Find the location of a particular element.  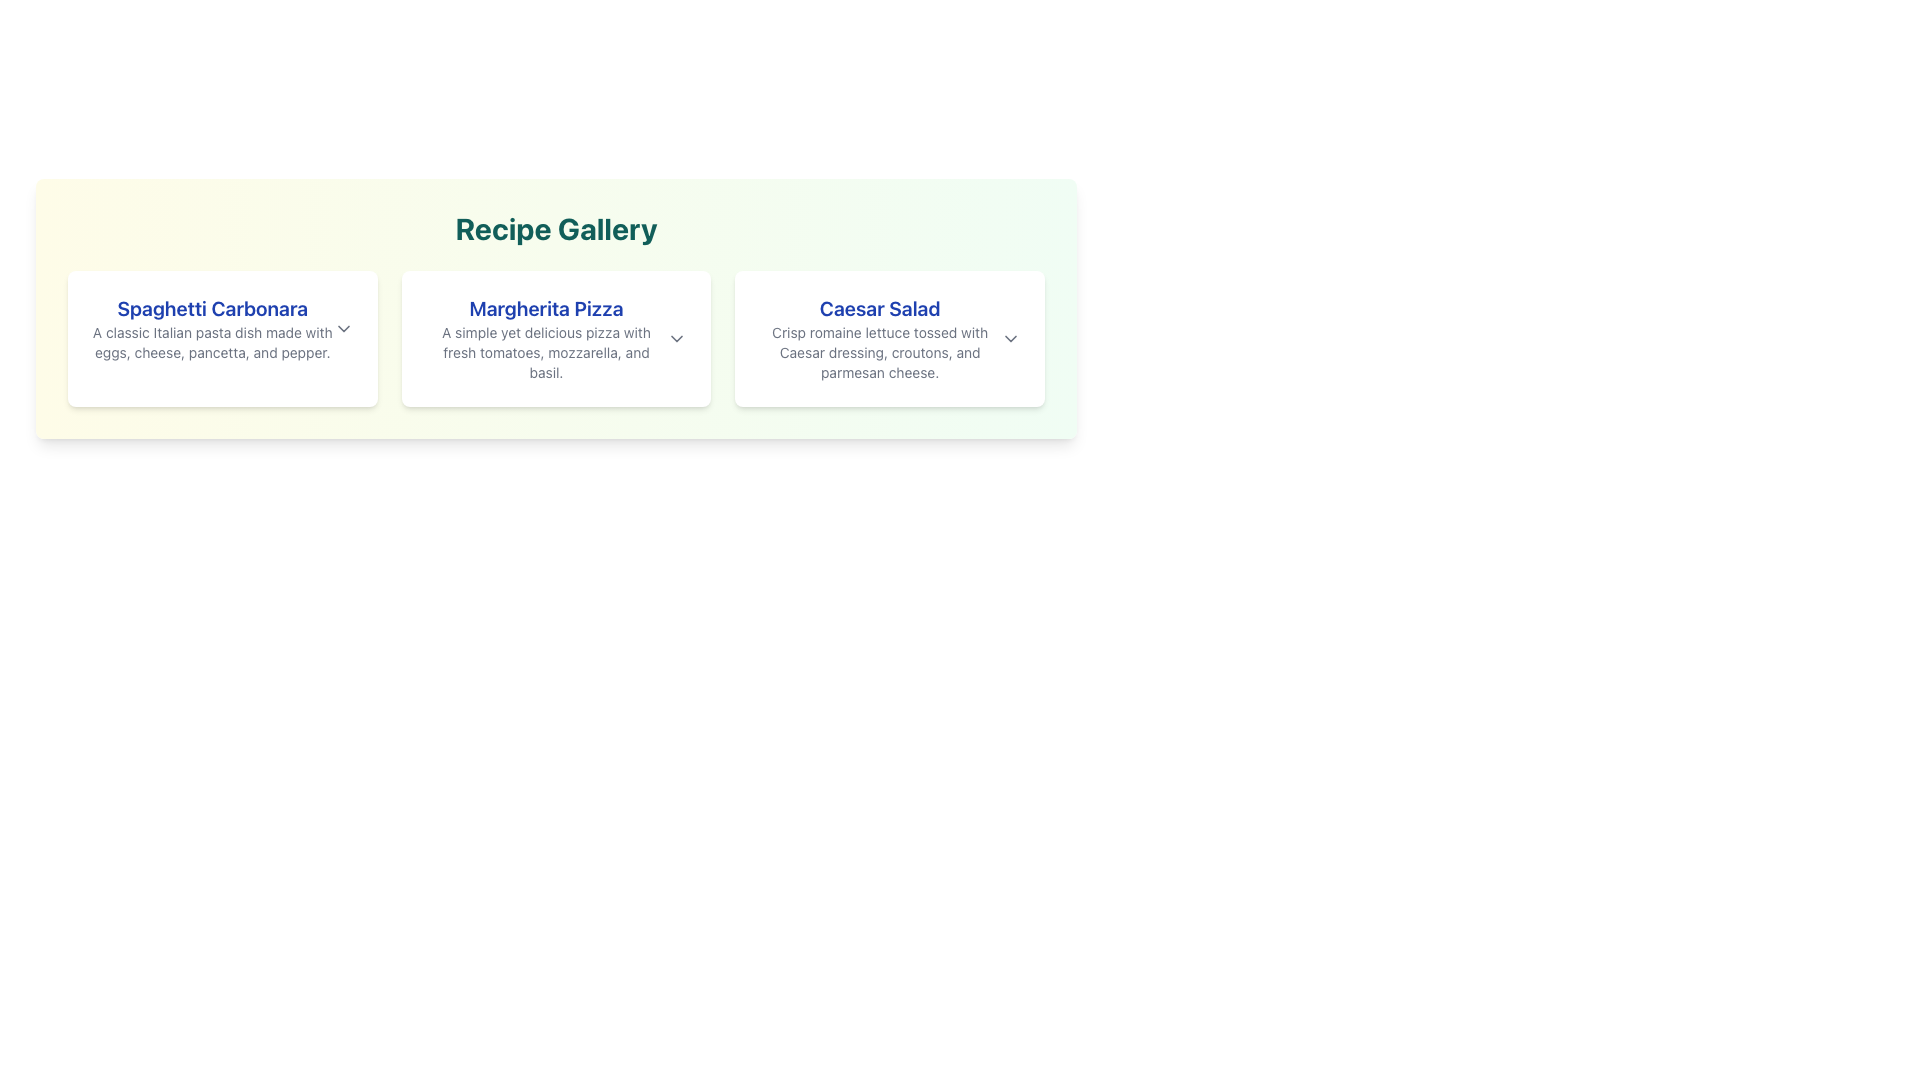

the downward-pointing chevron icon located at the top-right corner of the Spaghetti Carbonara card is located at coordinates (343, 327).